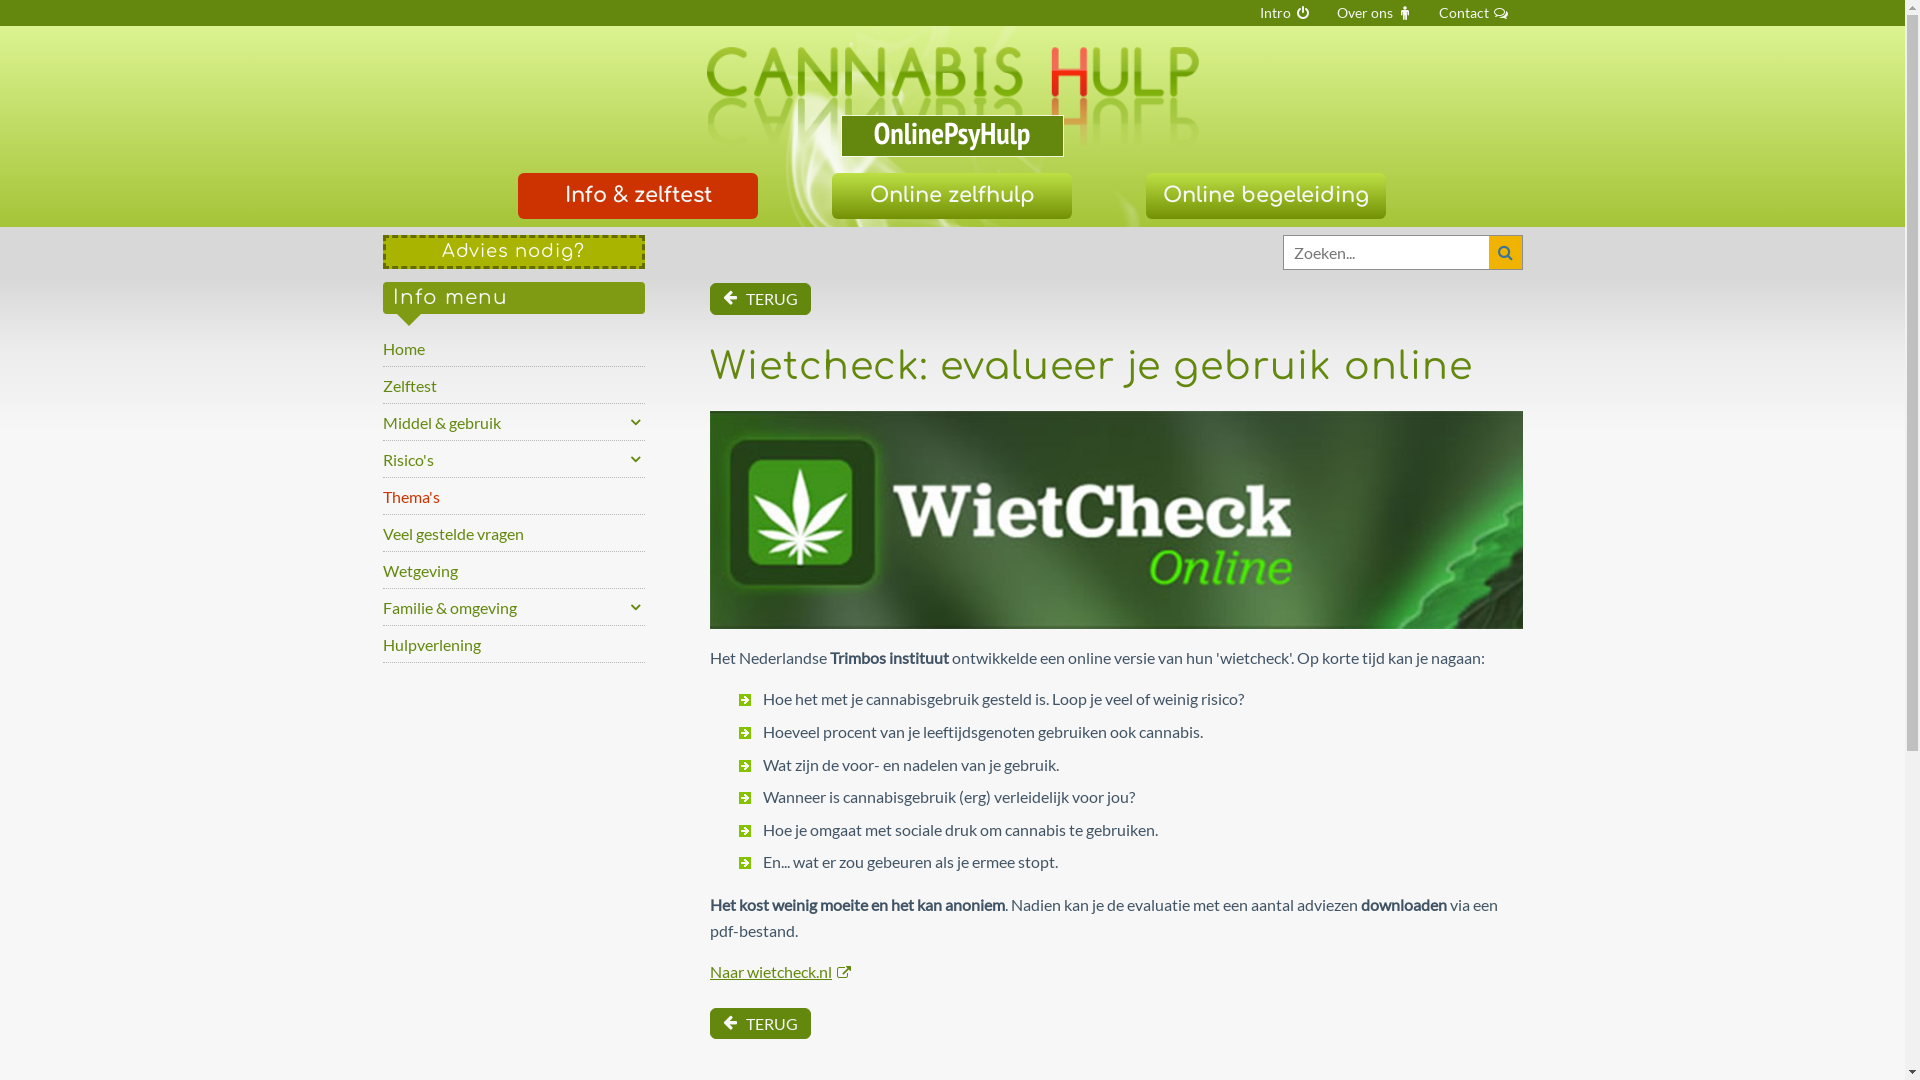 The image size is (1920, 1080). I want to click on 'Familie & omgeving', so click(382, 605).